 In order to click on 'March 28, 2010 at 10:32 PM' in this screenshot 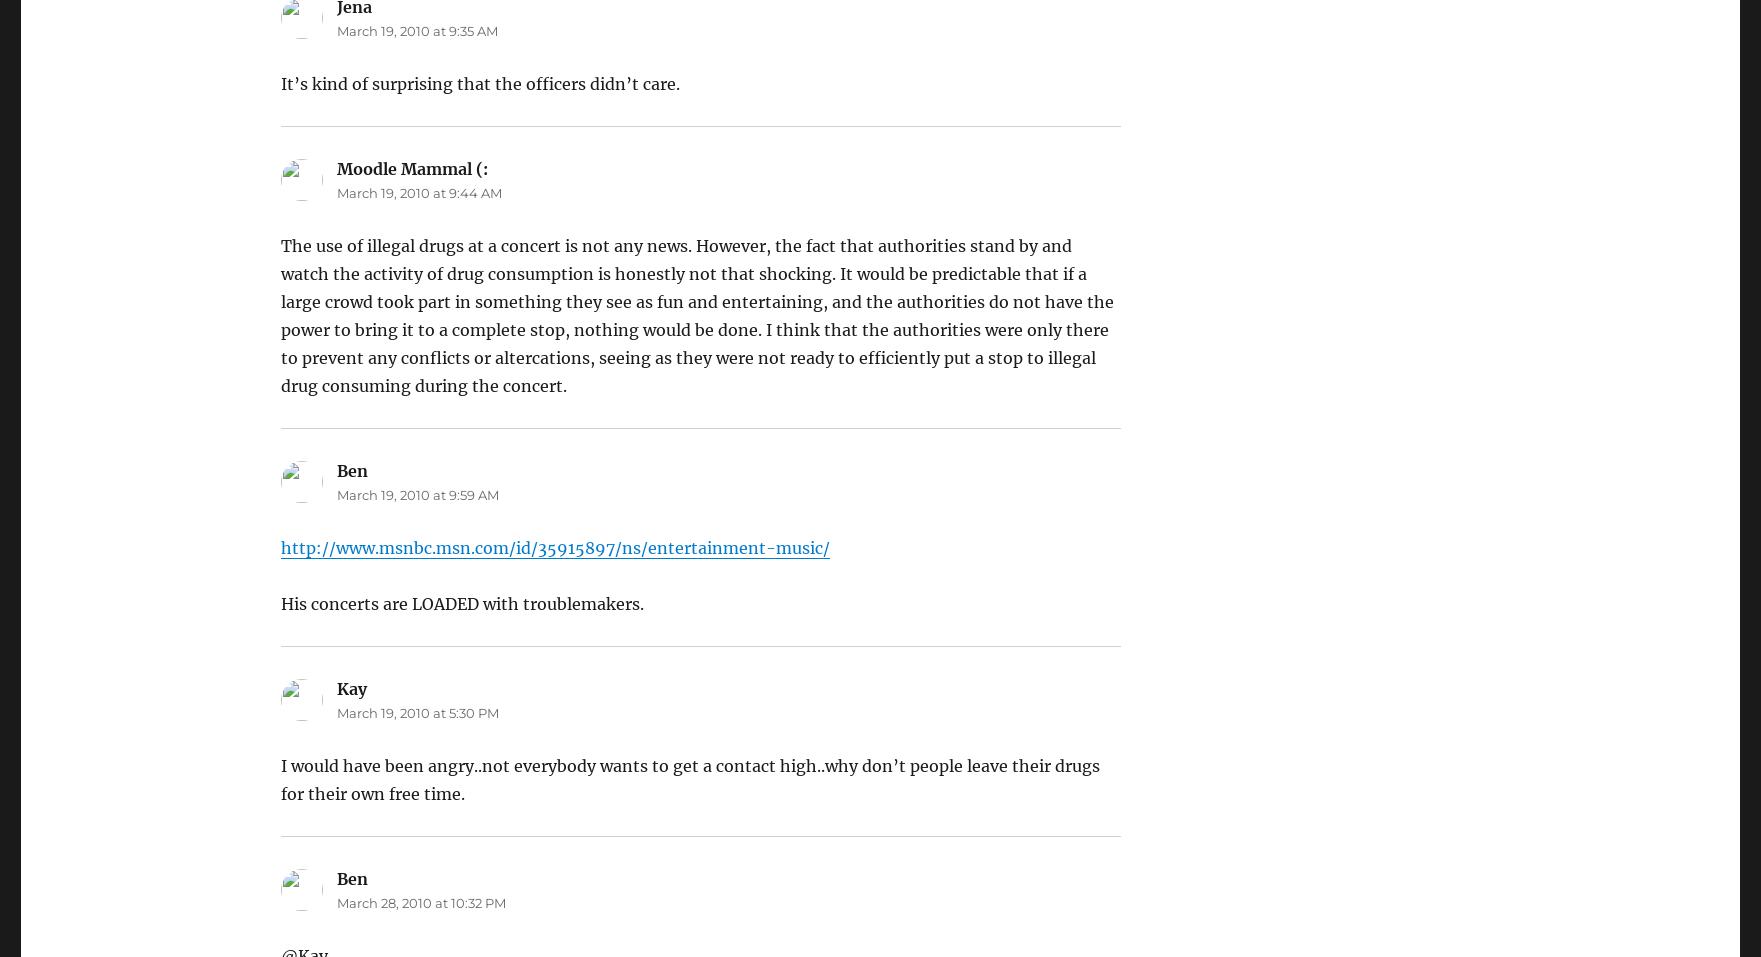, I will do `click(419, 903)`.